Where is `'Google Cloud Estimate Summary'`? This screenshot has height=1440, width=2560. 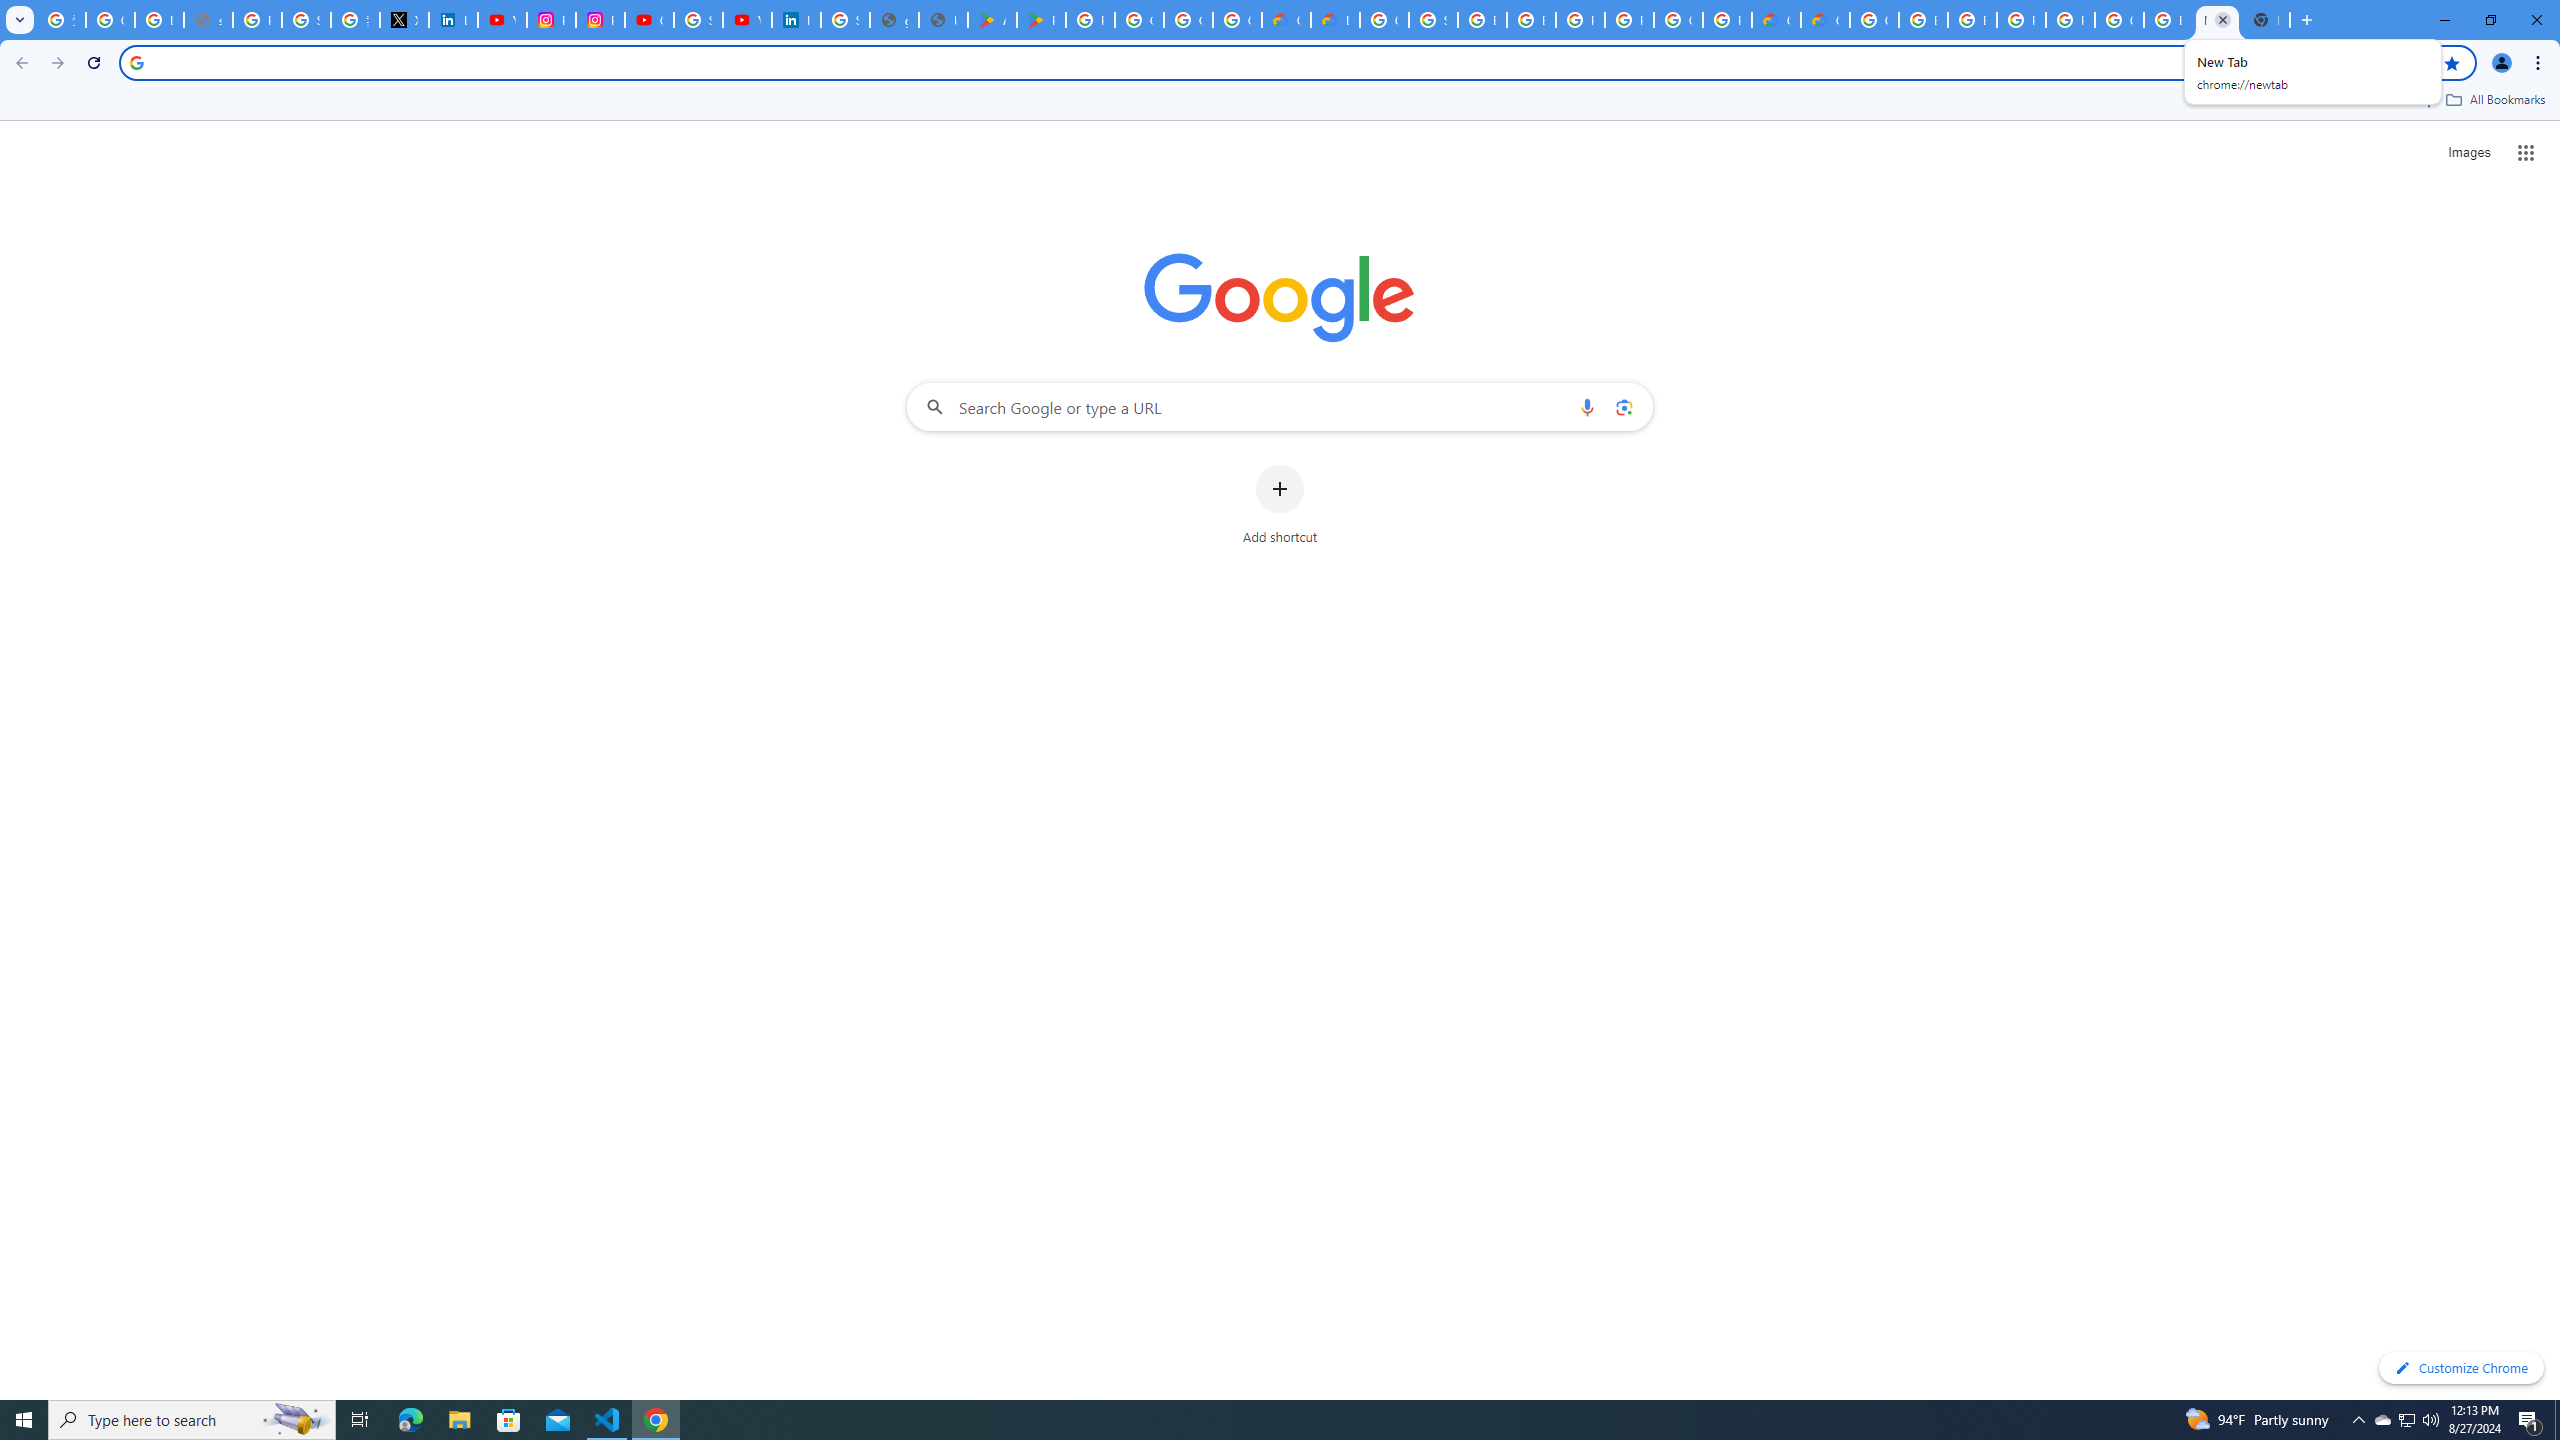 'Google Cloud Estimate Summary' is located at coordinates (1825, 19).